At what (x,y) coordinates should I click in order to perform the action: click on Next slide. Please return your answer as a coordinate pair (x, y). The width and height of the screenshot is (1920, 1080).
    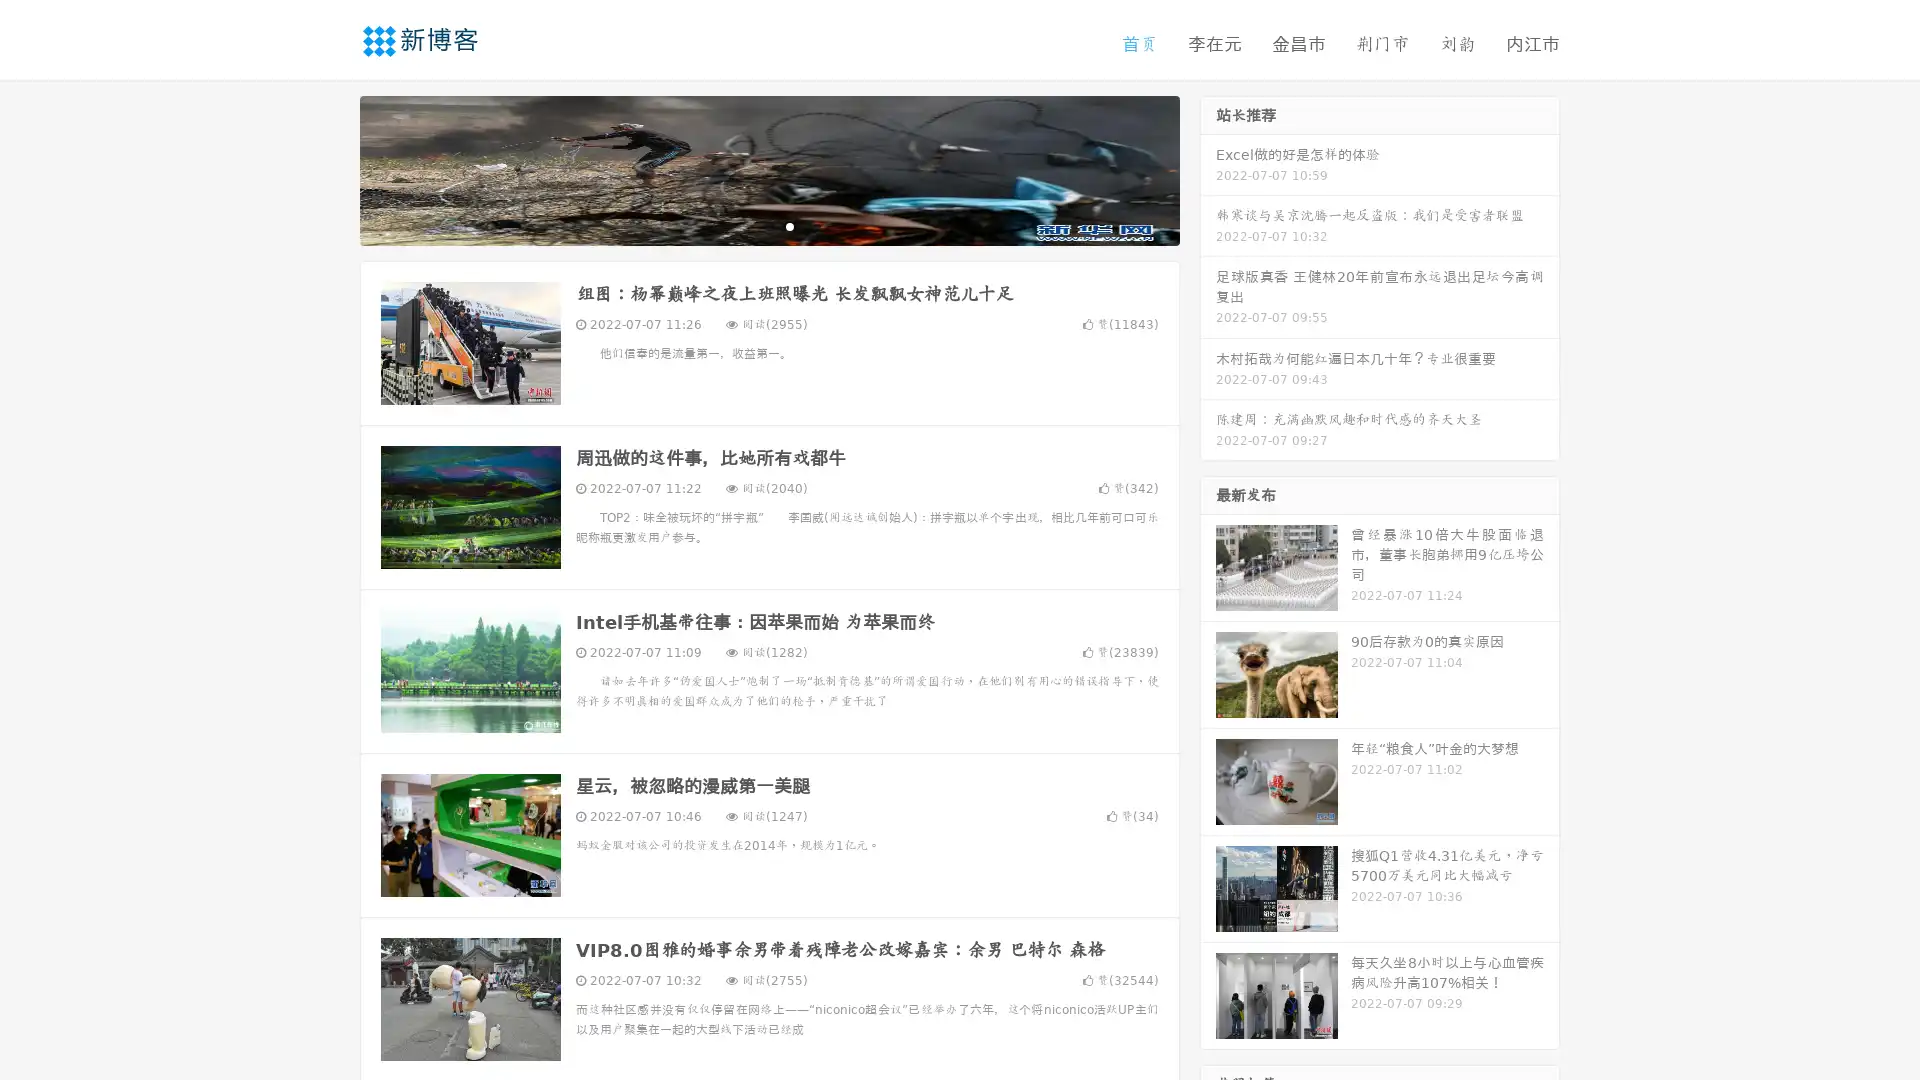
    Looking at the image, I should click on (1208, 168).